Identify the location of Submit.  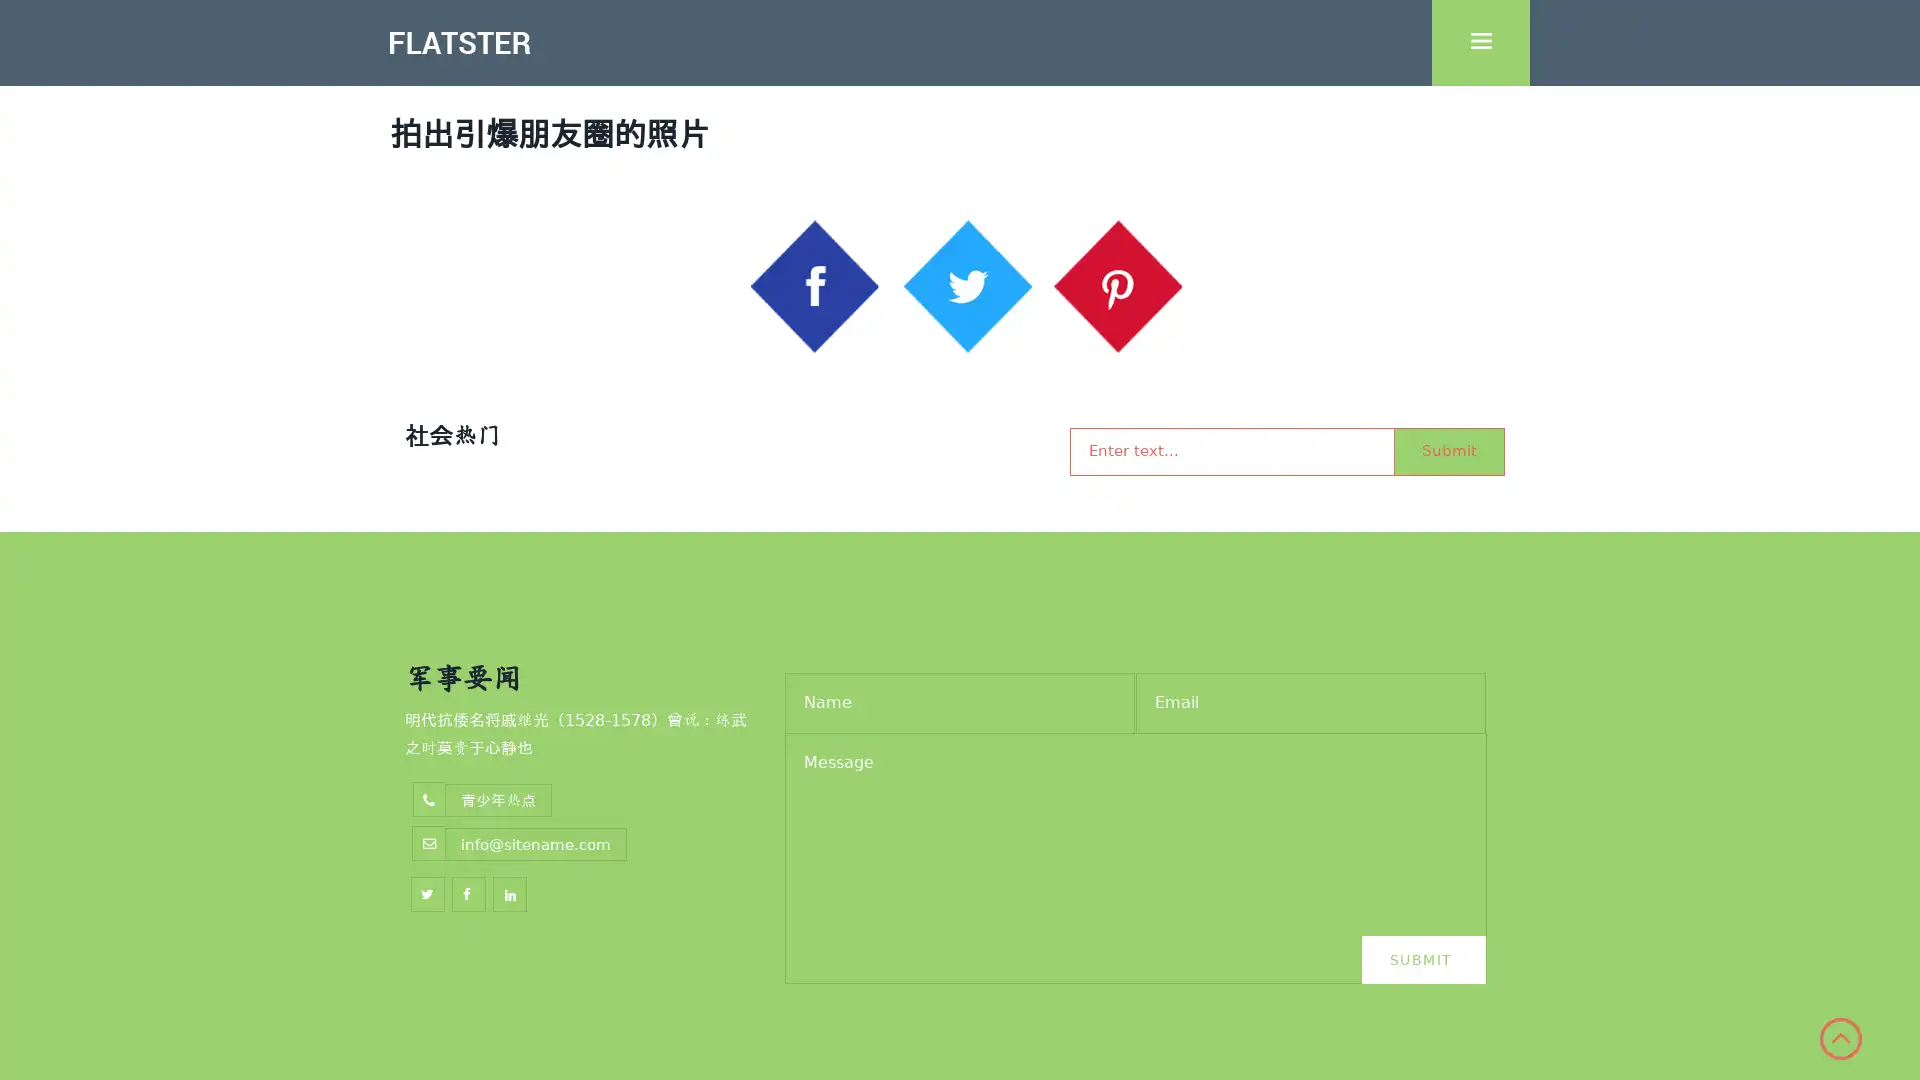
(1441, 451).